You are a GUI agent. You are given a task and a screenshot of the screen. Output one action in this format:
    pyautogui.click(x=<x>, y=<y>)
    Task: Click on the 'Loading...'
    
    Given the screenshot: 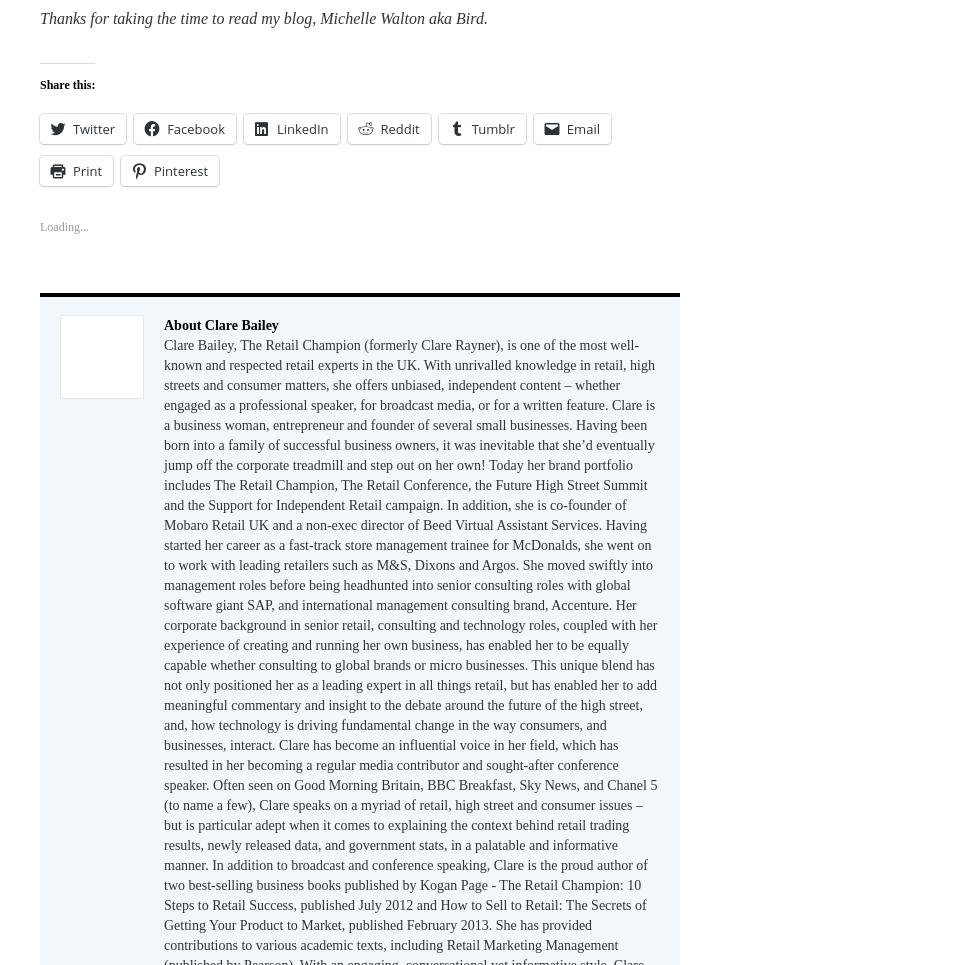 What is the action you would take?
    pyautogui.click(x=39, y=225)
    